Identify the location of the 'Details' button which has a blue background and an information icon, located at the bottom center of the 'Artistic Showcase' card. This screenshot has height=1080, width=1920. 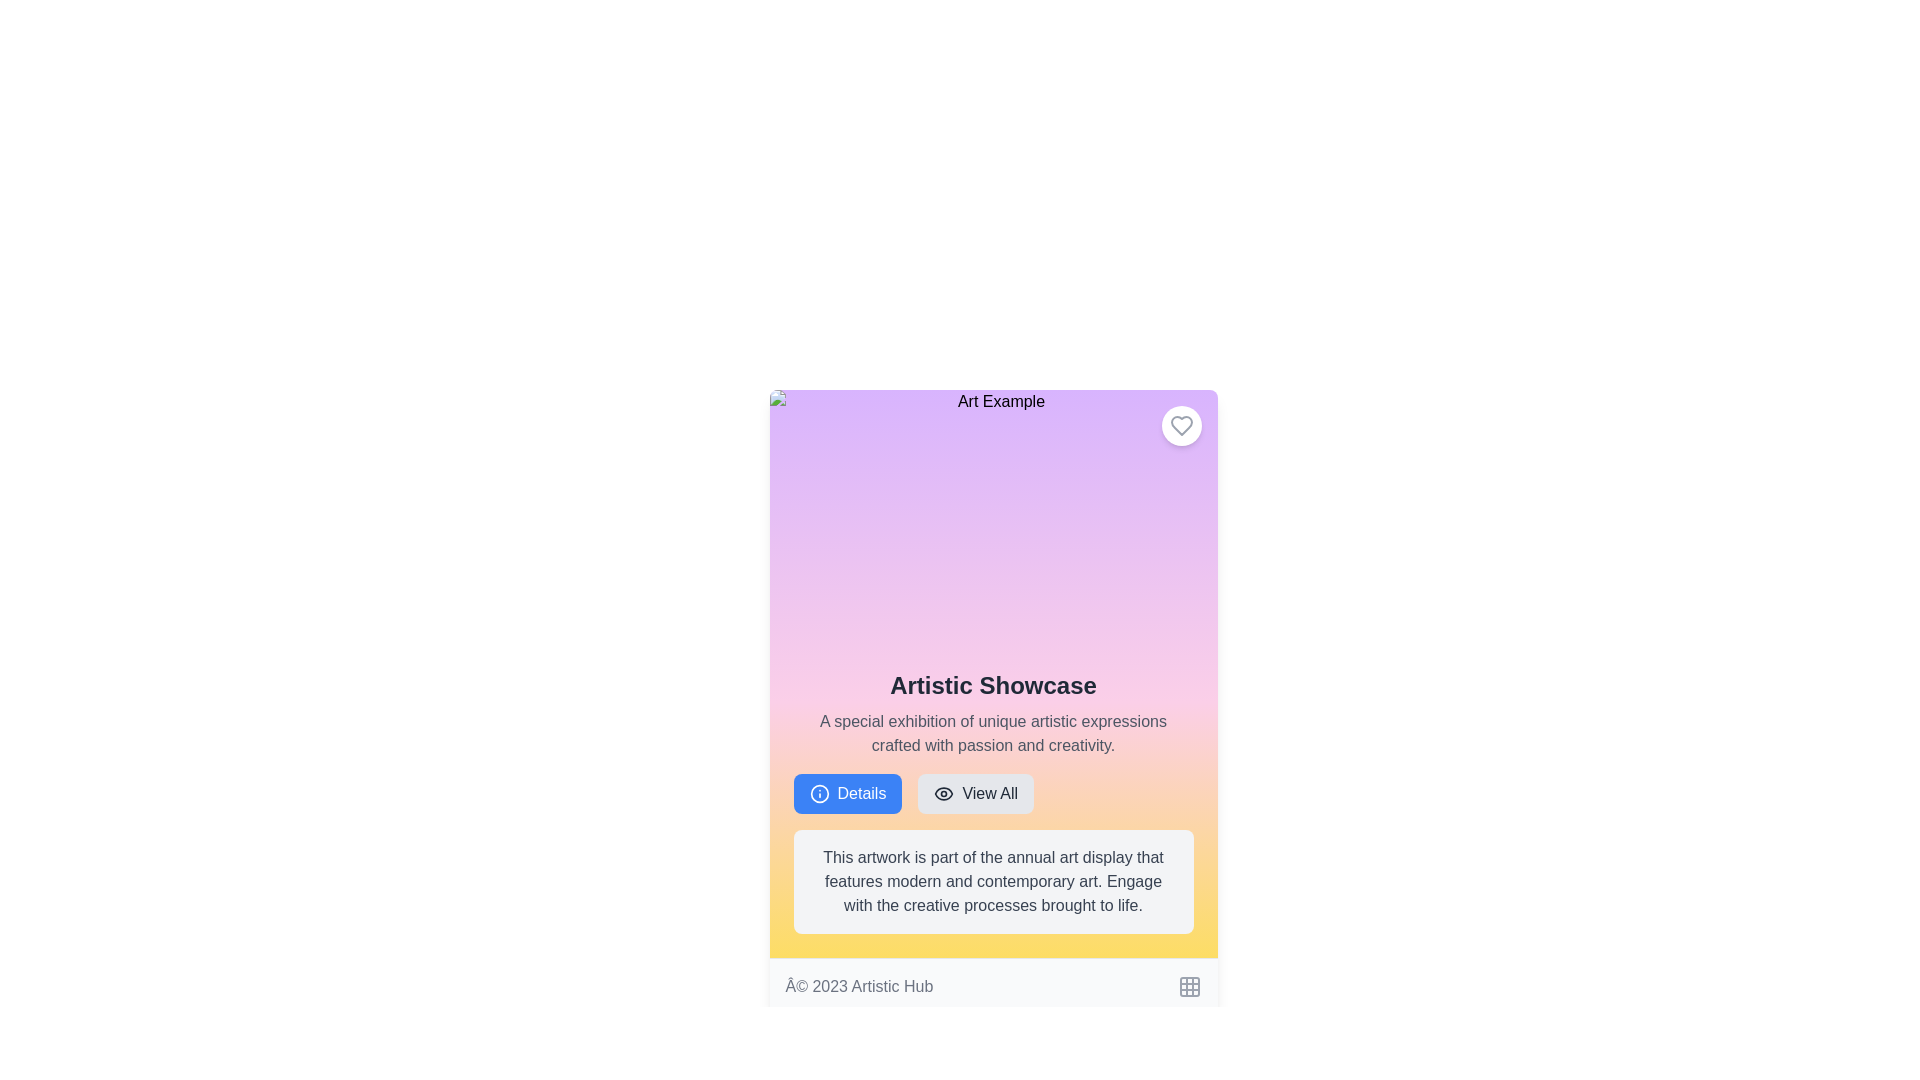
(847, 793).